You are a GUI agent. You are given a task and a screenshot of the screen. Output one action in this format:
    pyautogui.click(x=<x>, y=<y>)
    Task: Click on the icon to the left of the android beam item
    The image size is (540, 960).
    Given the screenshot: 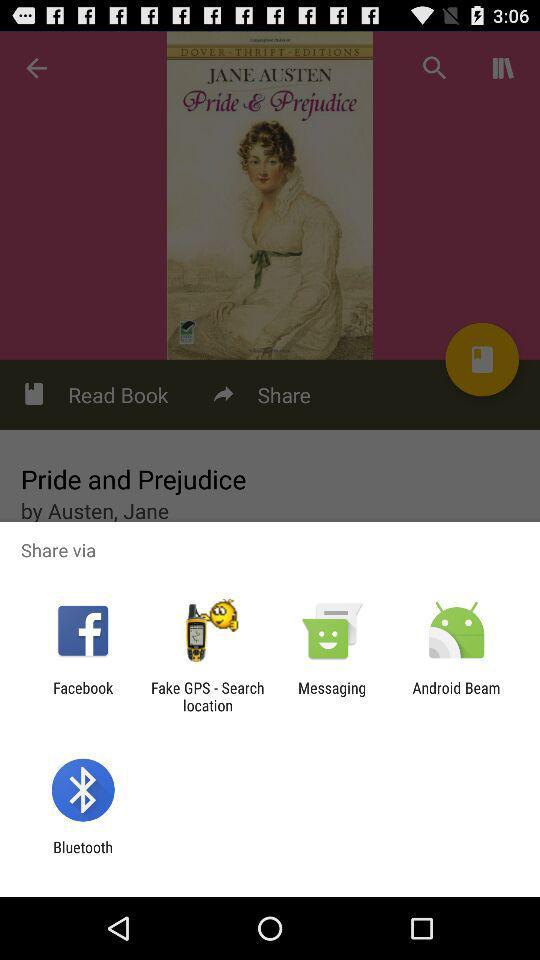 What is the action you would take?
    pyautogui.click(x=332, y=696)
    